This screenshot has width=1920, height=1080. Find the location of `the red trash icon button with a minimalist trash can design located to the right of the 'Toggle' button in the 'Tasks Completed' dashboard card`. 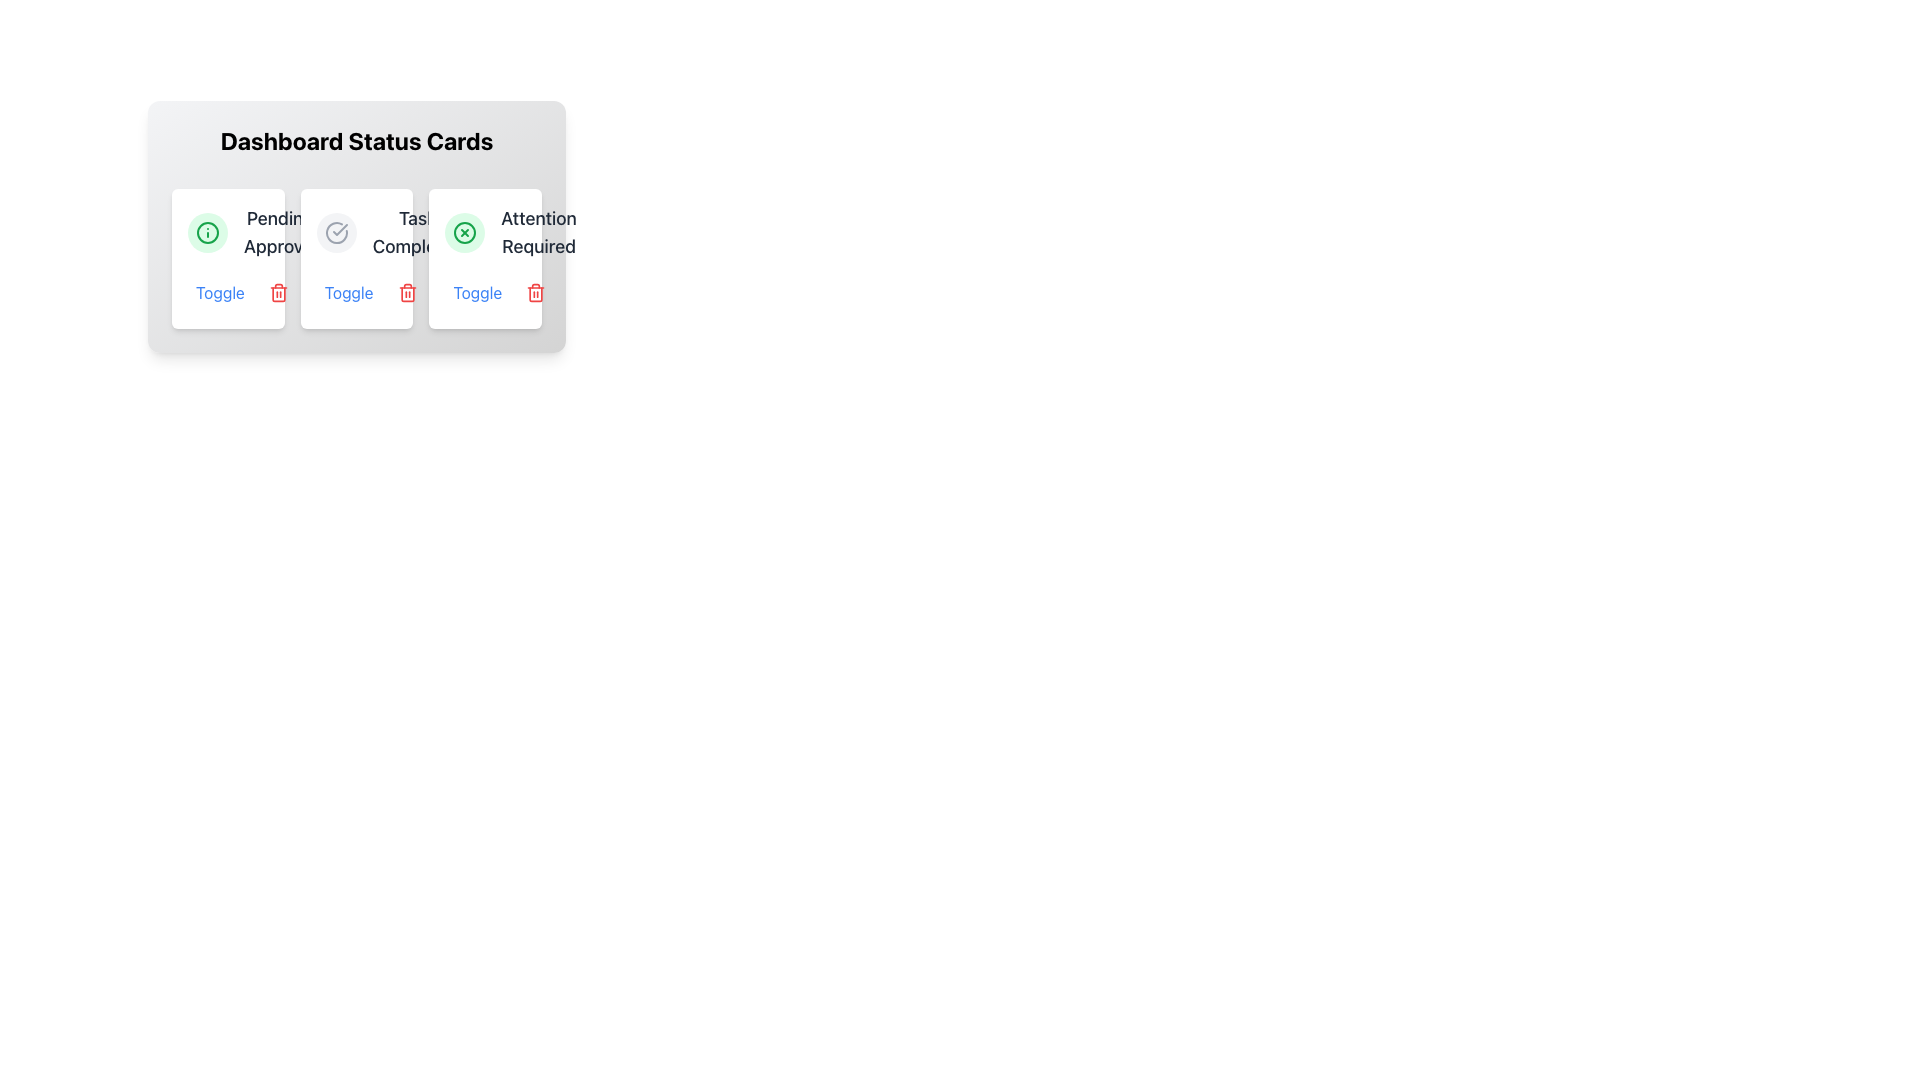

the red trash icon button with a minimalist trash can design located to the right of the 'Toggle' button in the 'Tasks Completed' dashboard card is located at coordinates (406, 293).